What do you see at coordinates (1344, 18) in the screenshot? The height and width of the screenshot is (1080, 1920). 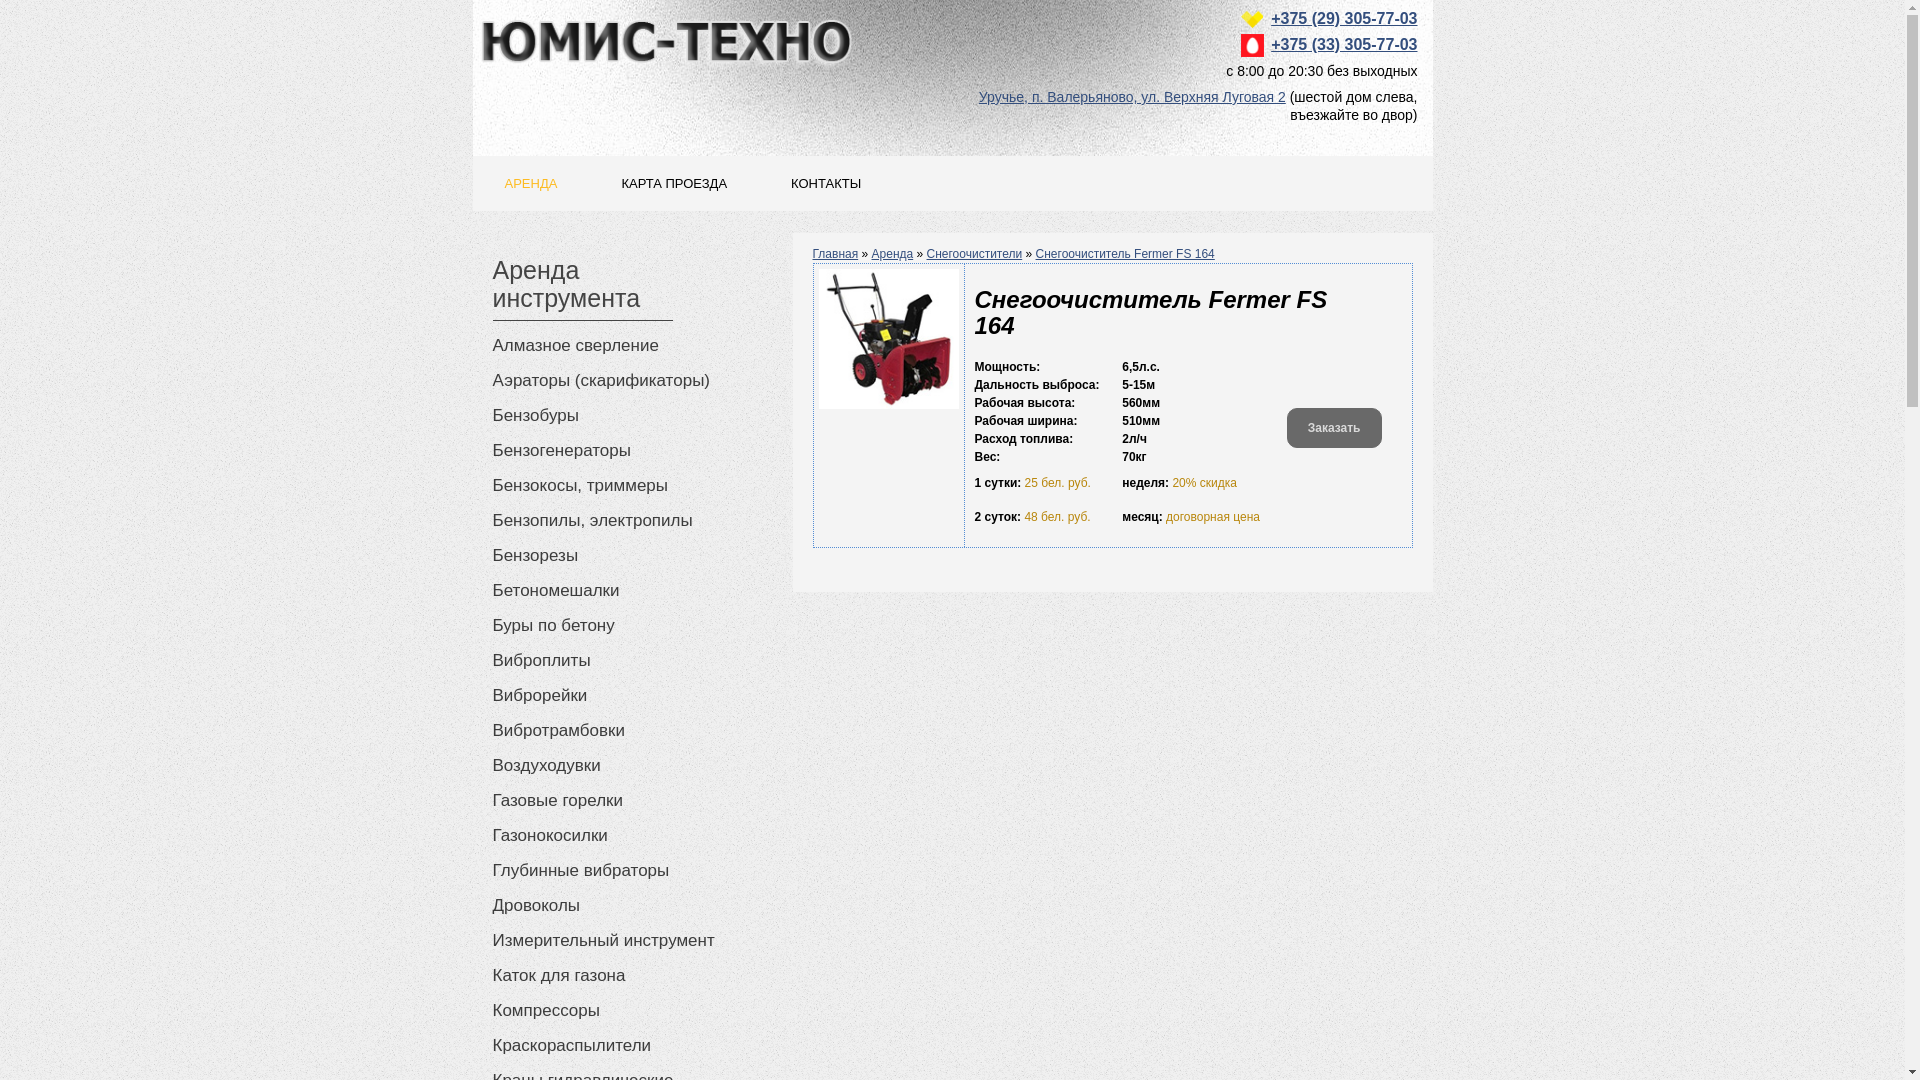 I see `'+375 (29) 305-77-03'` at bounding box center [1344, 18].